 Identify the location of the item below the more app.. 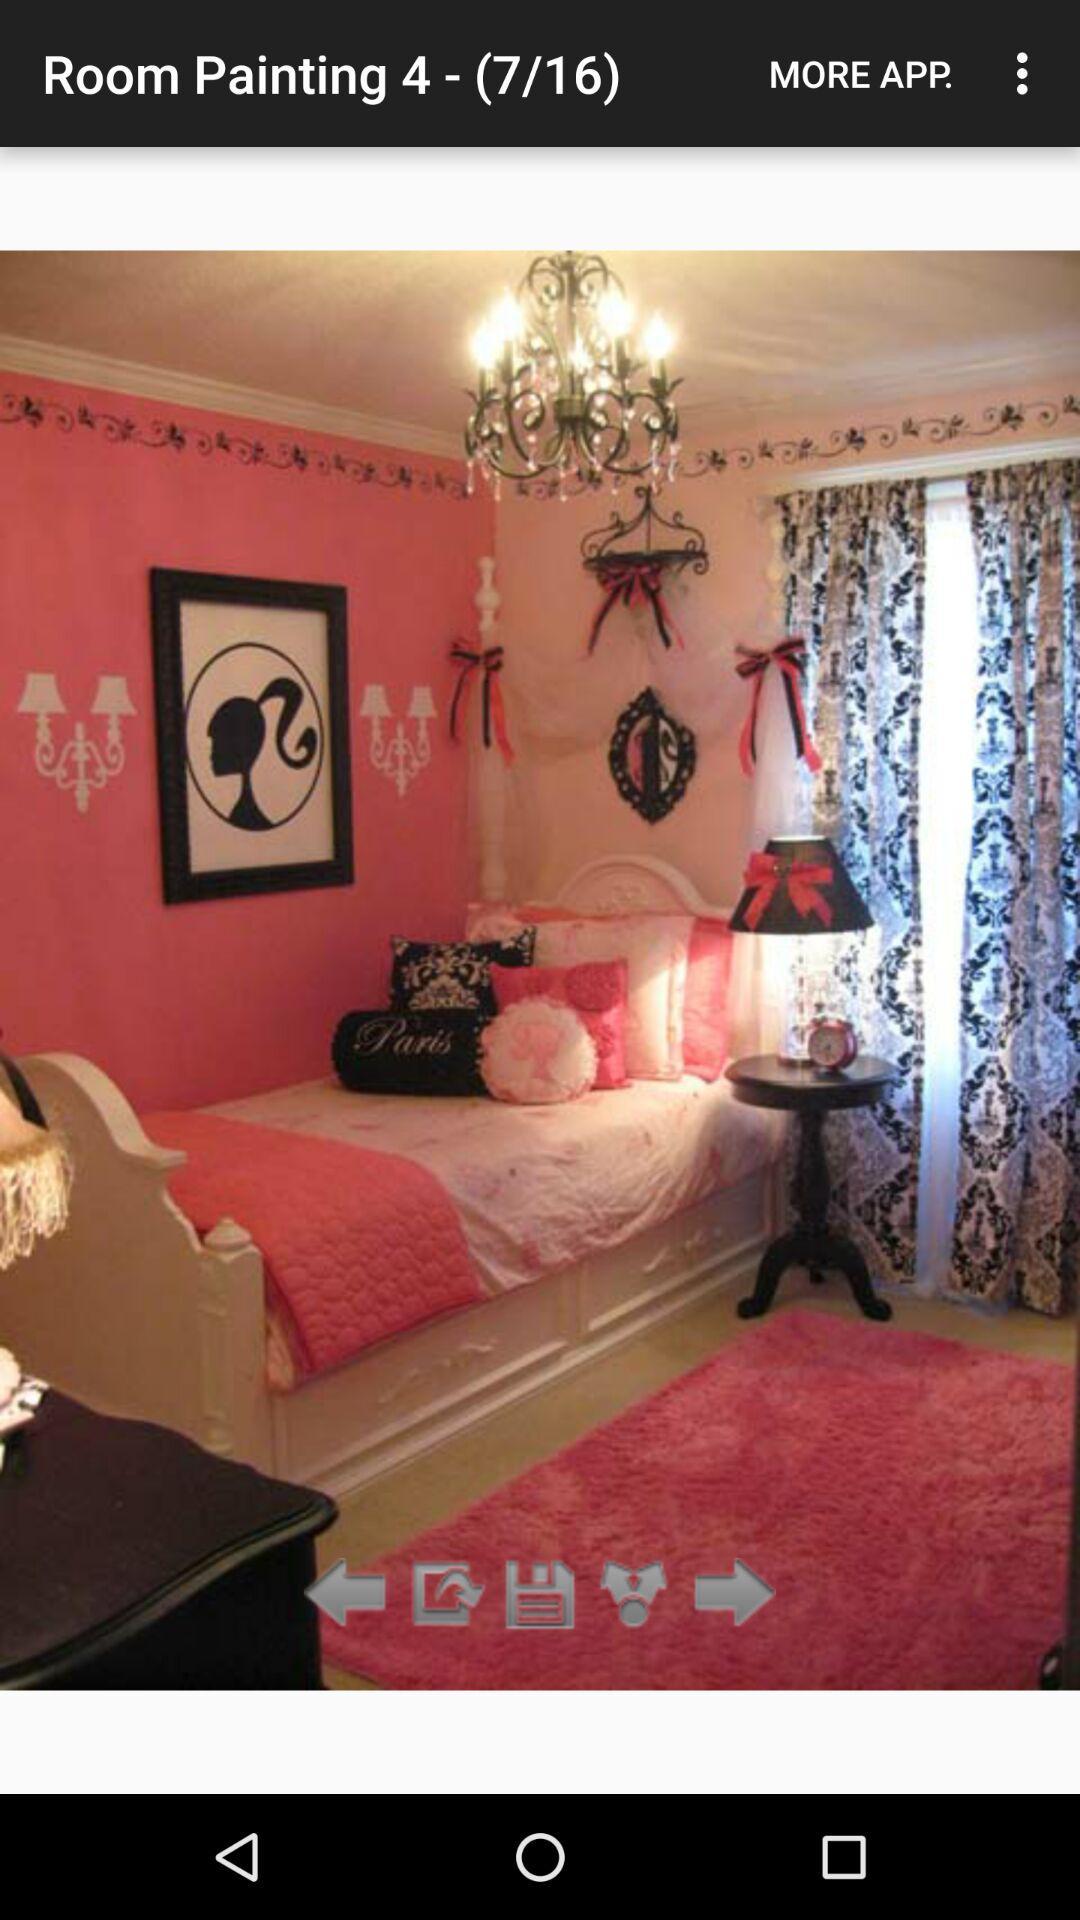
(729, 1593).